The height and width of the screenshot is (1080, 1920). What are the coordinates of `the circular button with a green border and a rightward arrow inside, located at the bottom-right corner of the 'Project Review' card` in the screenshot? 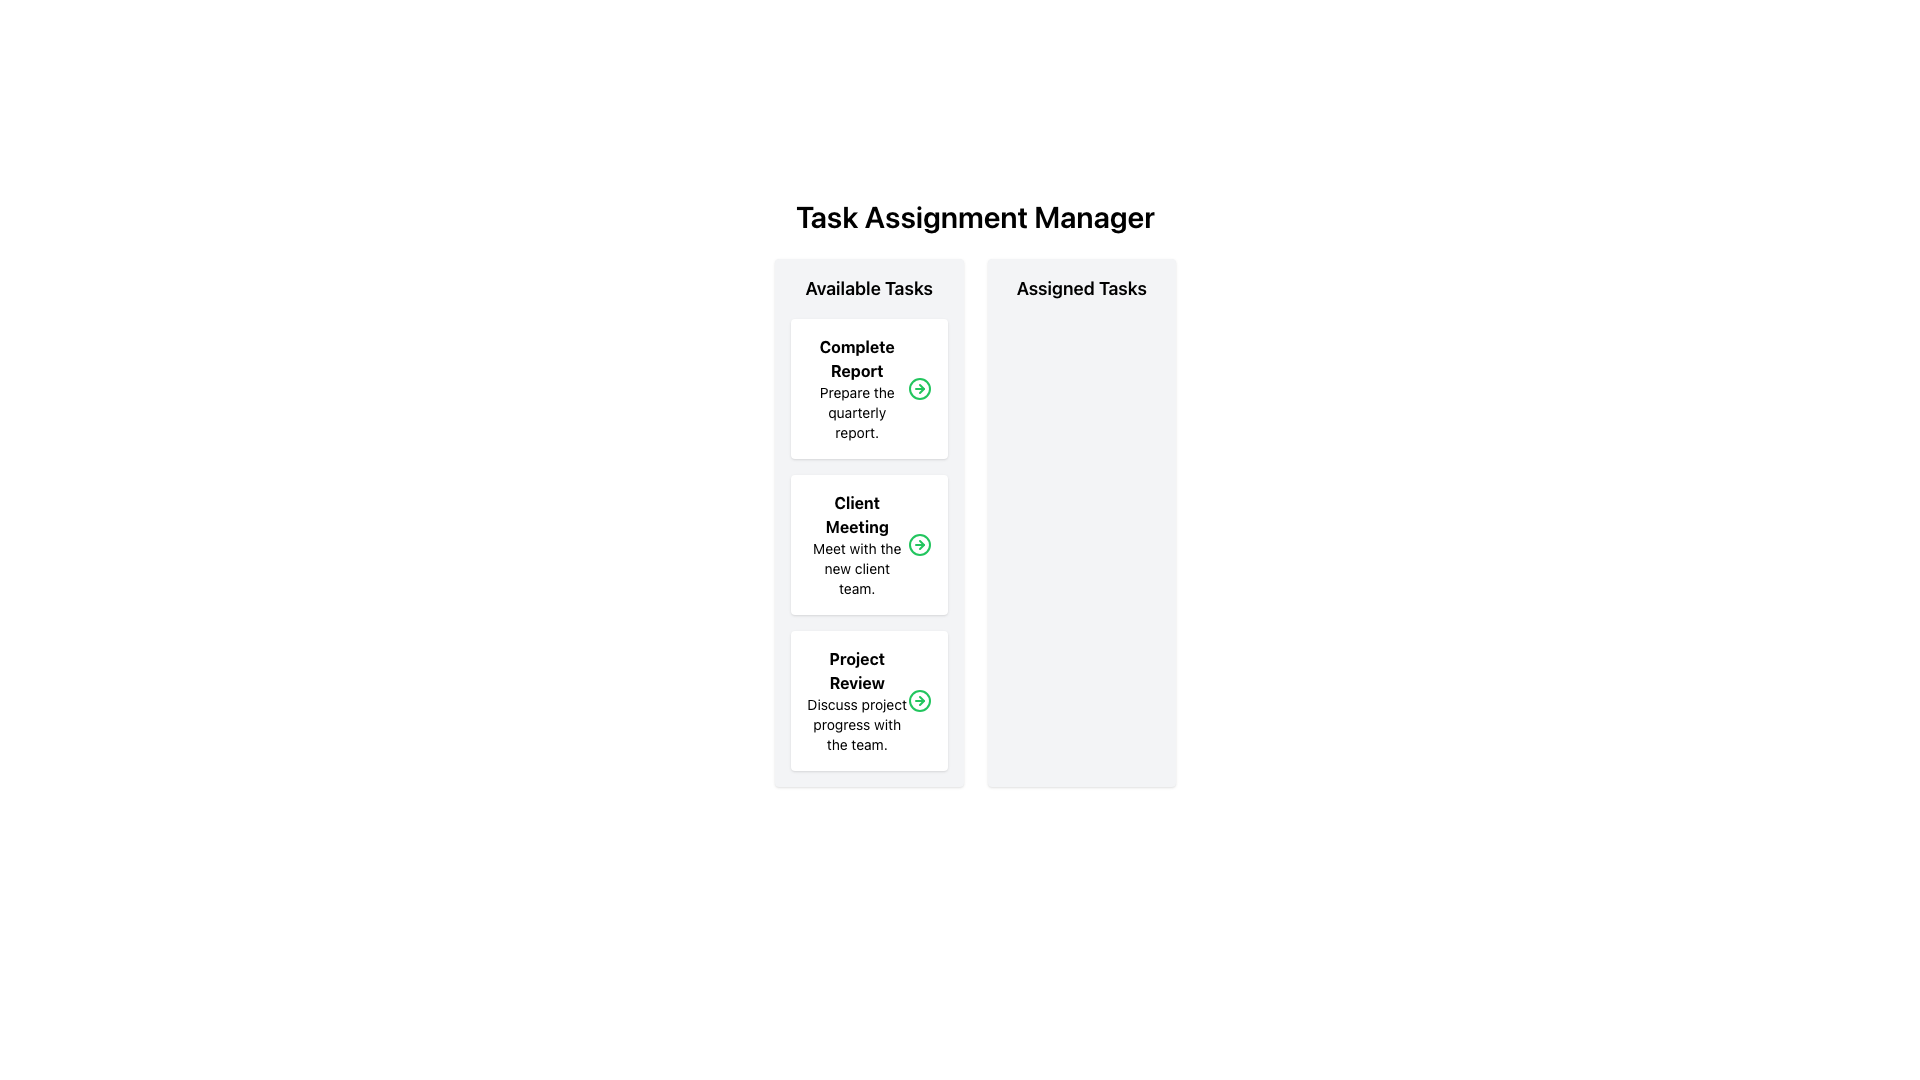 It's located at (918, 700).